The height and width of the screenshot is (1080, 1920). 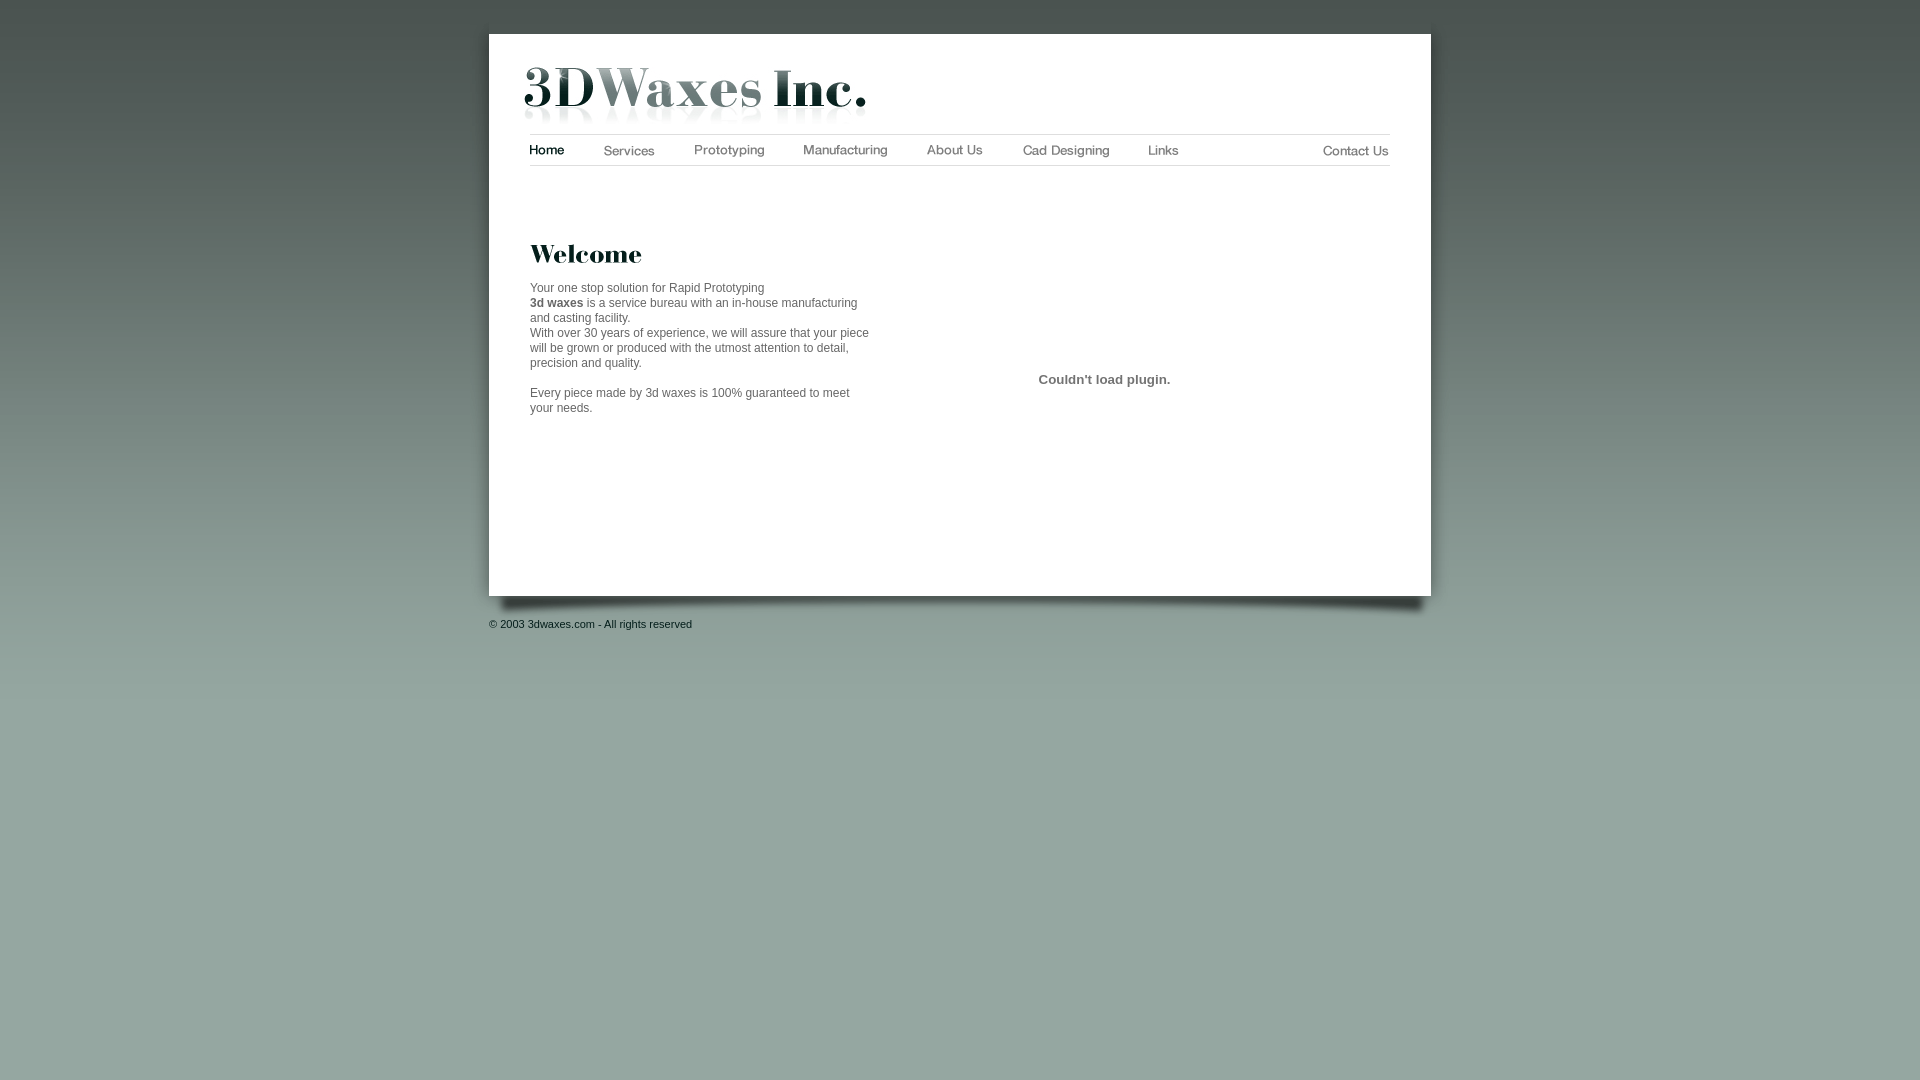 I want to click on 'Prototyping', so click(x=695, y=149).